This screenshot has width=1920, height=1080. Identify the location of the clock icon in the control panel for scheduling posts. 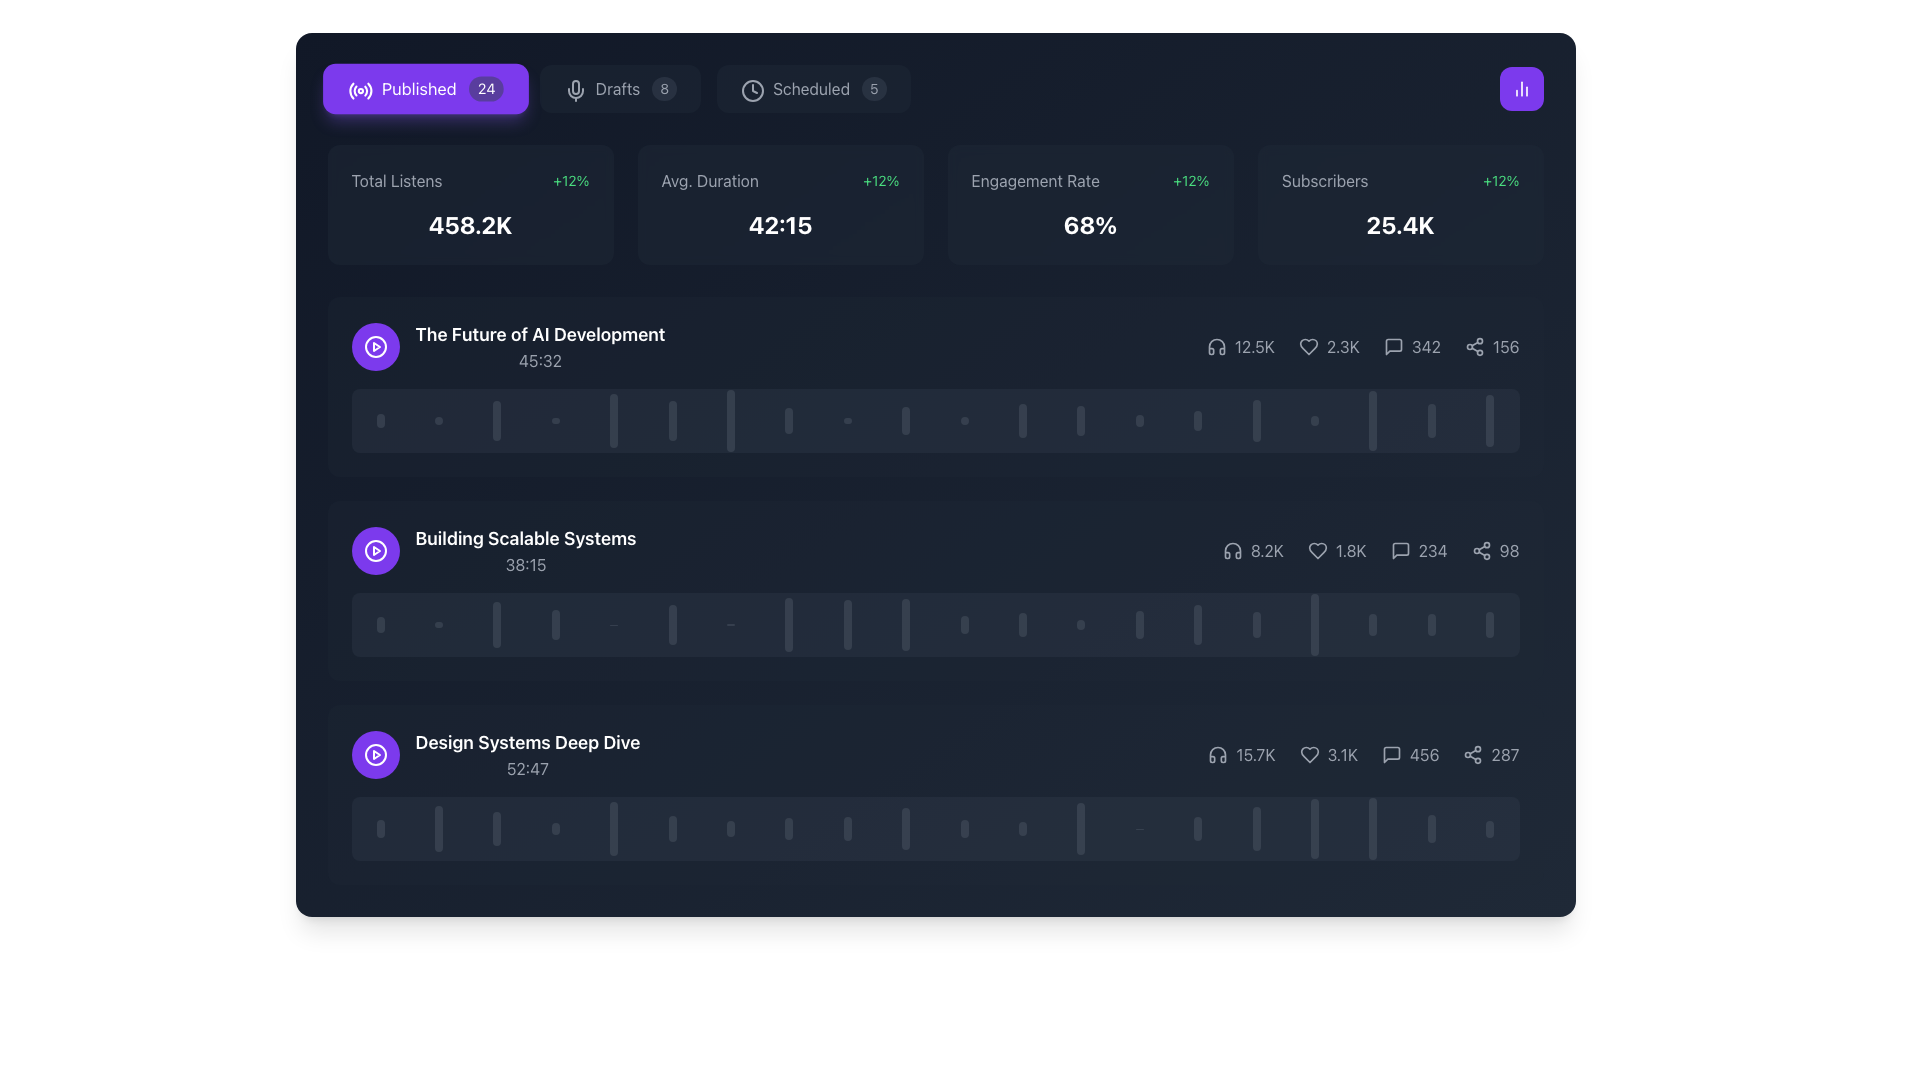
(752, 91).